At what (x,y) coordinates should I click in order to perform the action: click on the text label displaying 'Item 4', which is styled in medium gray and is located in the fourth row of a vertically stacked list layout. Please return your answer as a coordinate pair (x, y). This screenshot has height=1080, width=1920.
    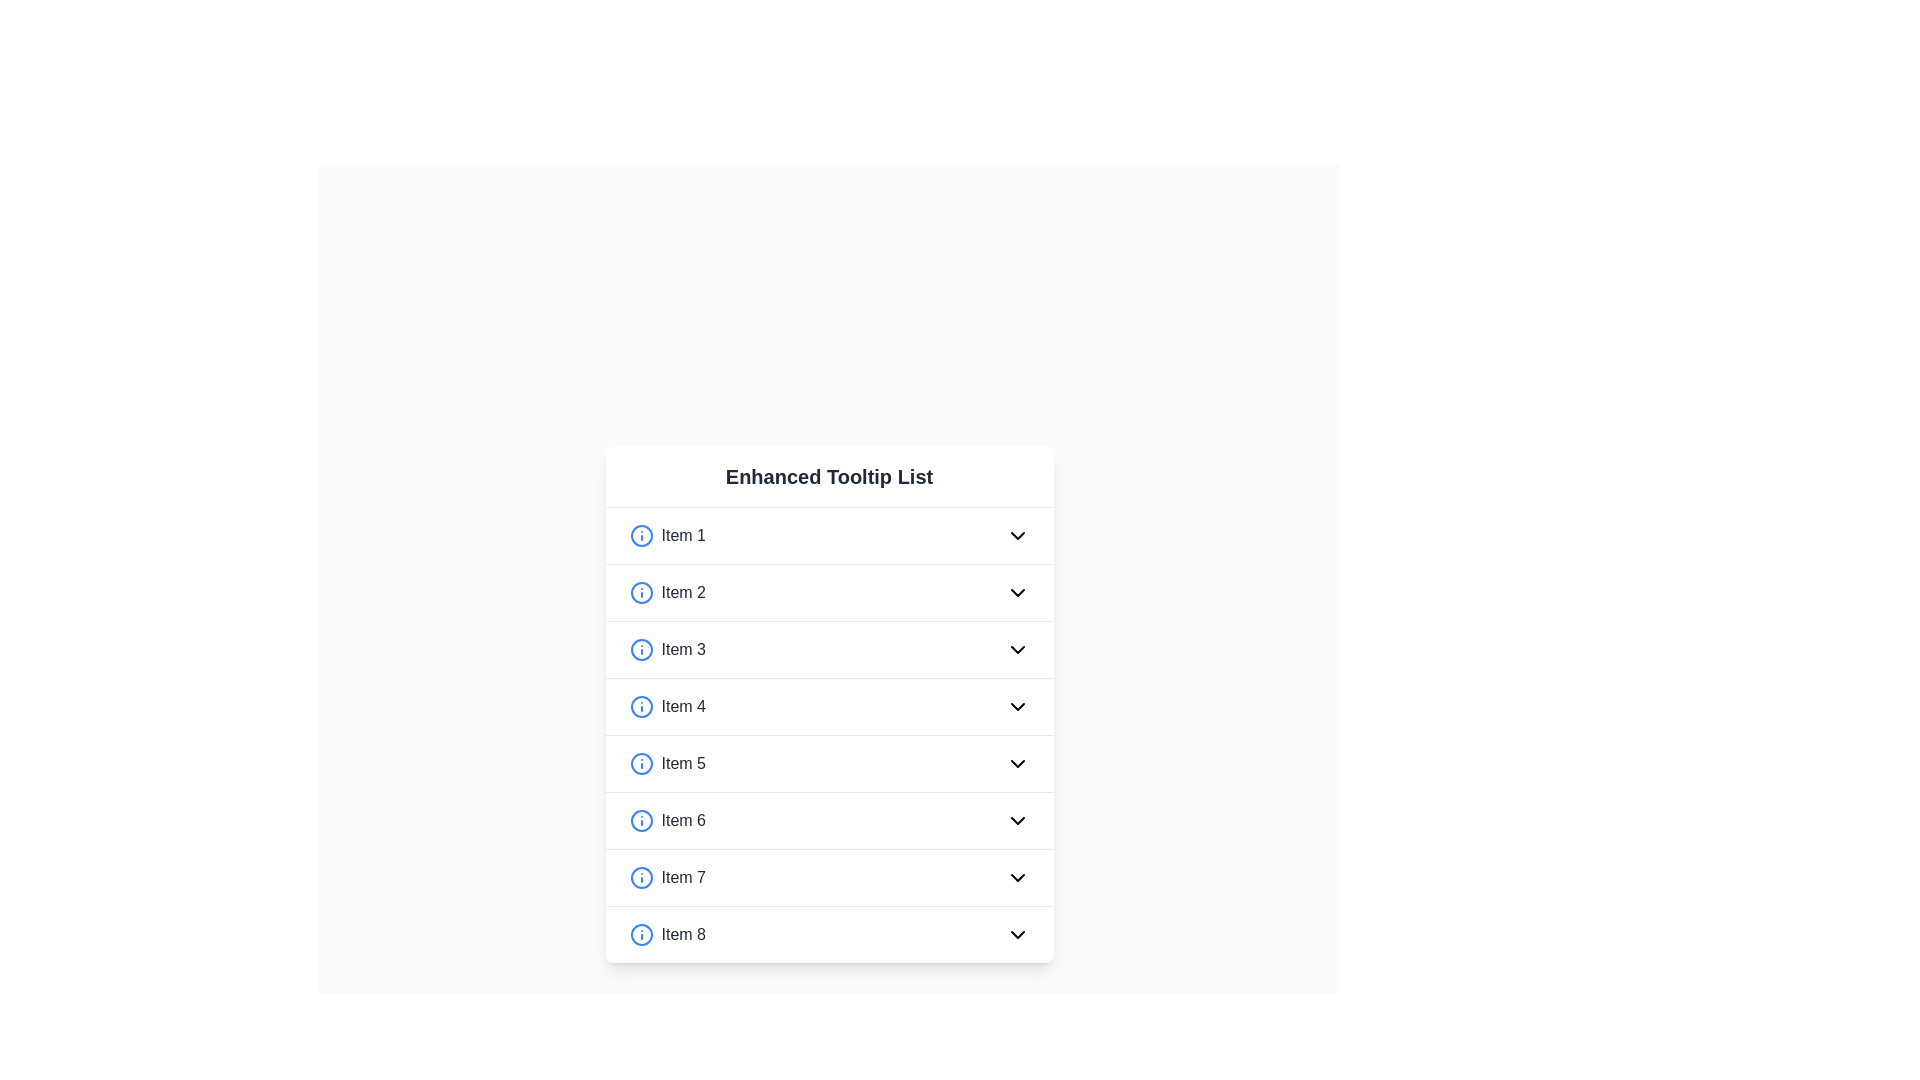
    Looking at the image, I should click on (667, 705).